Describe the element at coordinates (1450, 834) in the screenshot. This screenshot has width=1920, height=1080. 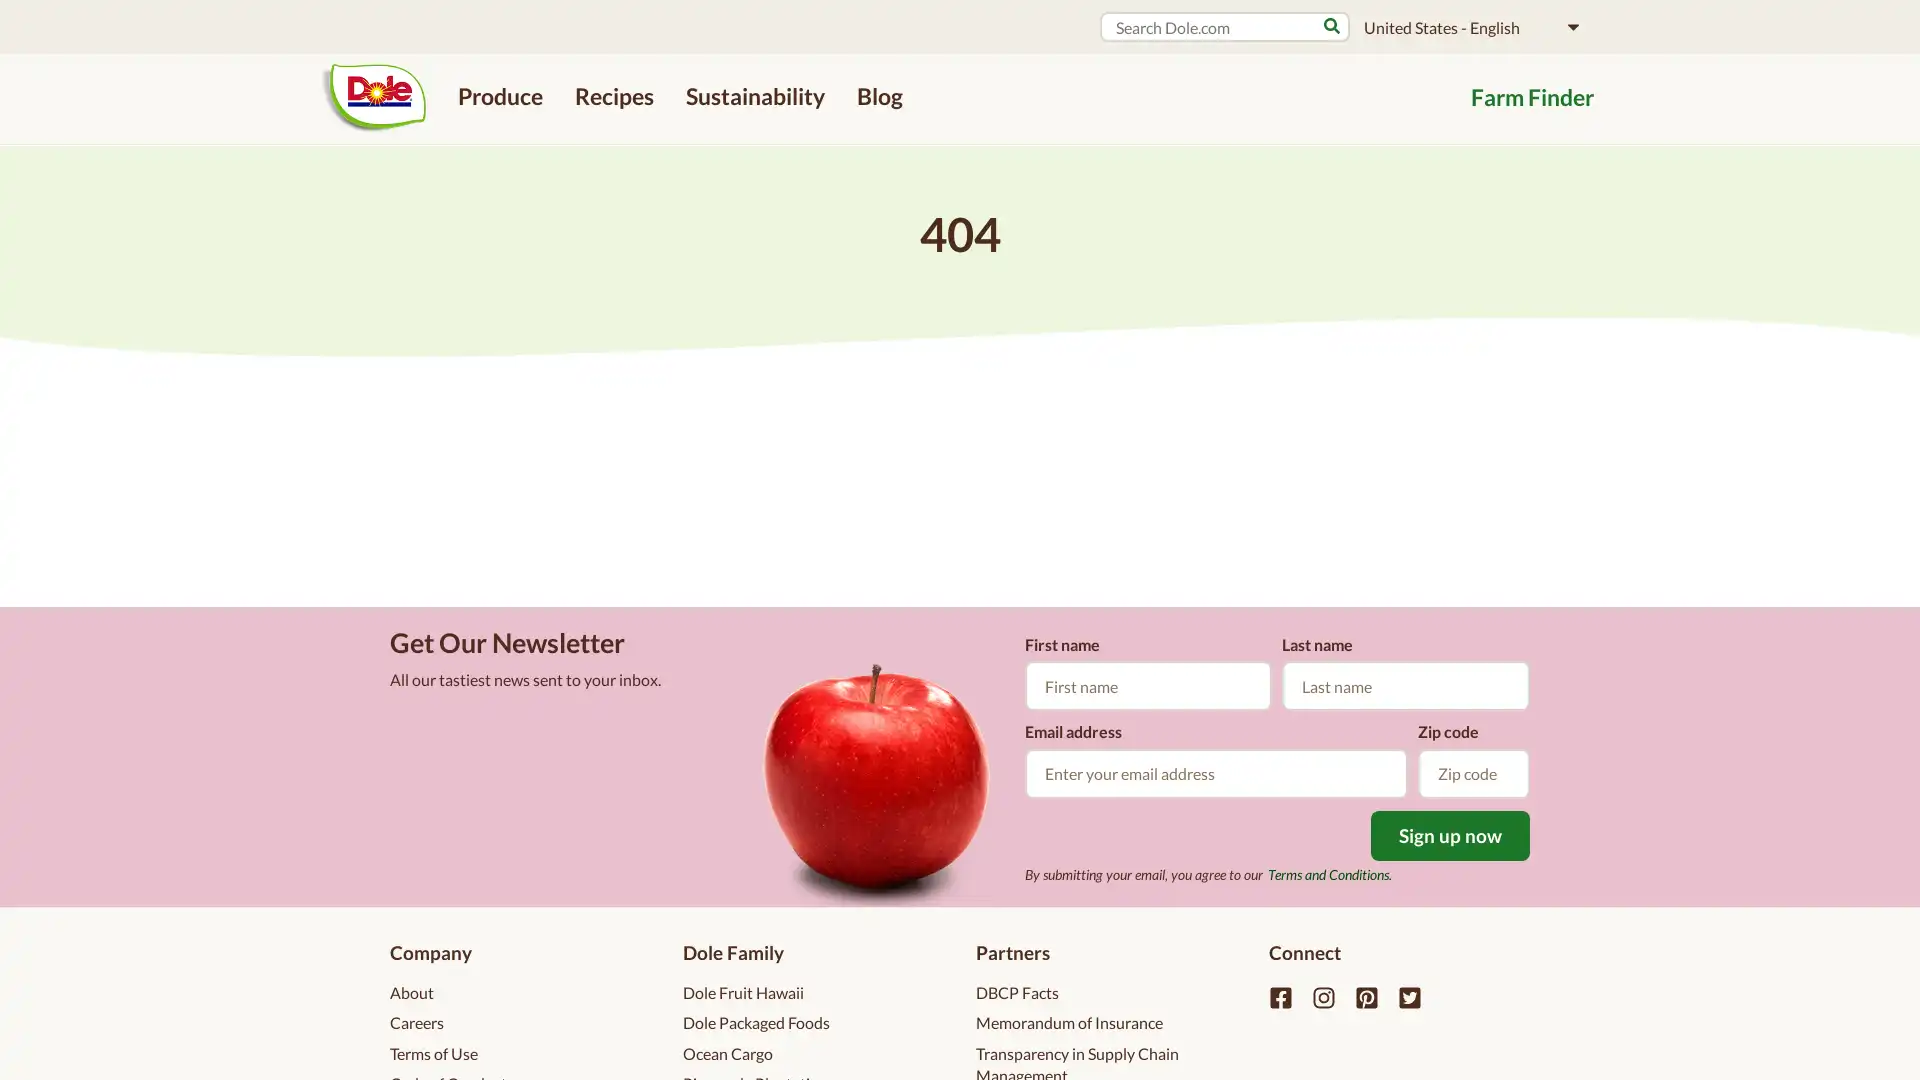
I see `Sign up now` at that location.